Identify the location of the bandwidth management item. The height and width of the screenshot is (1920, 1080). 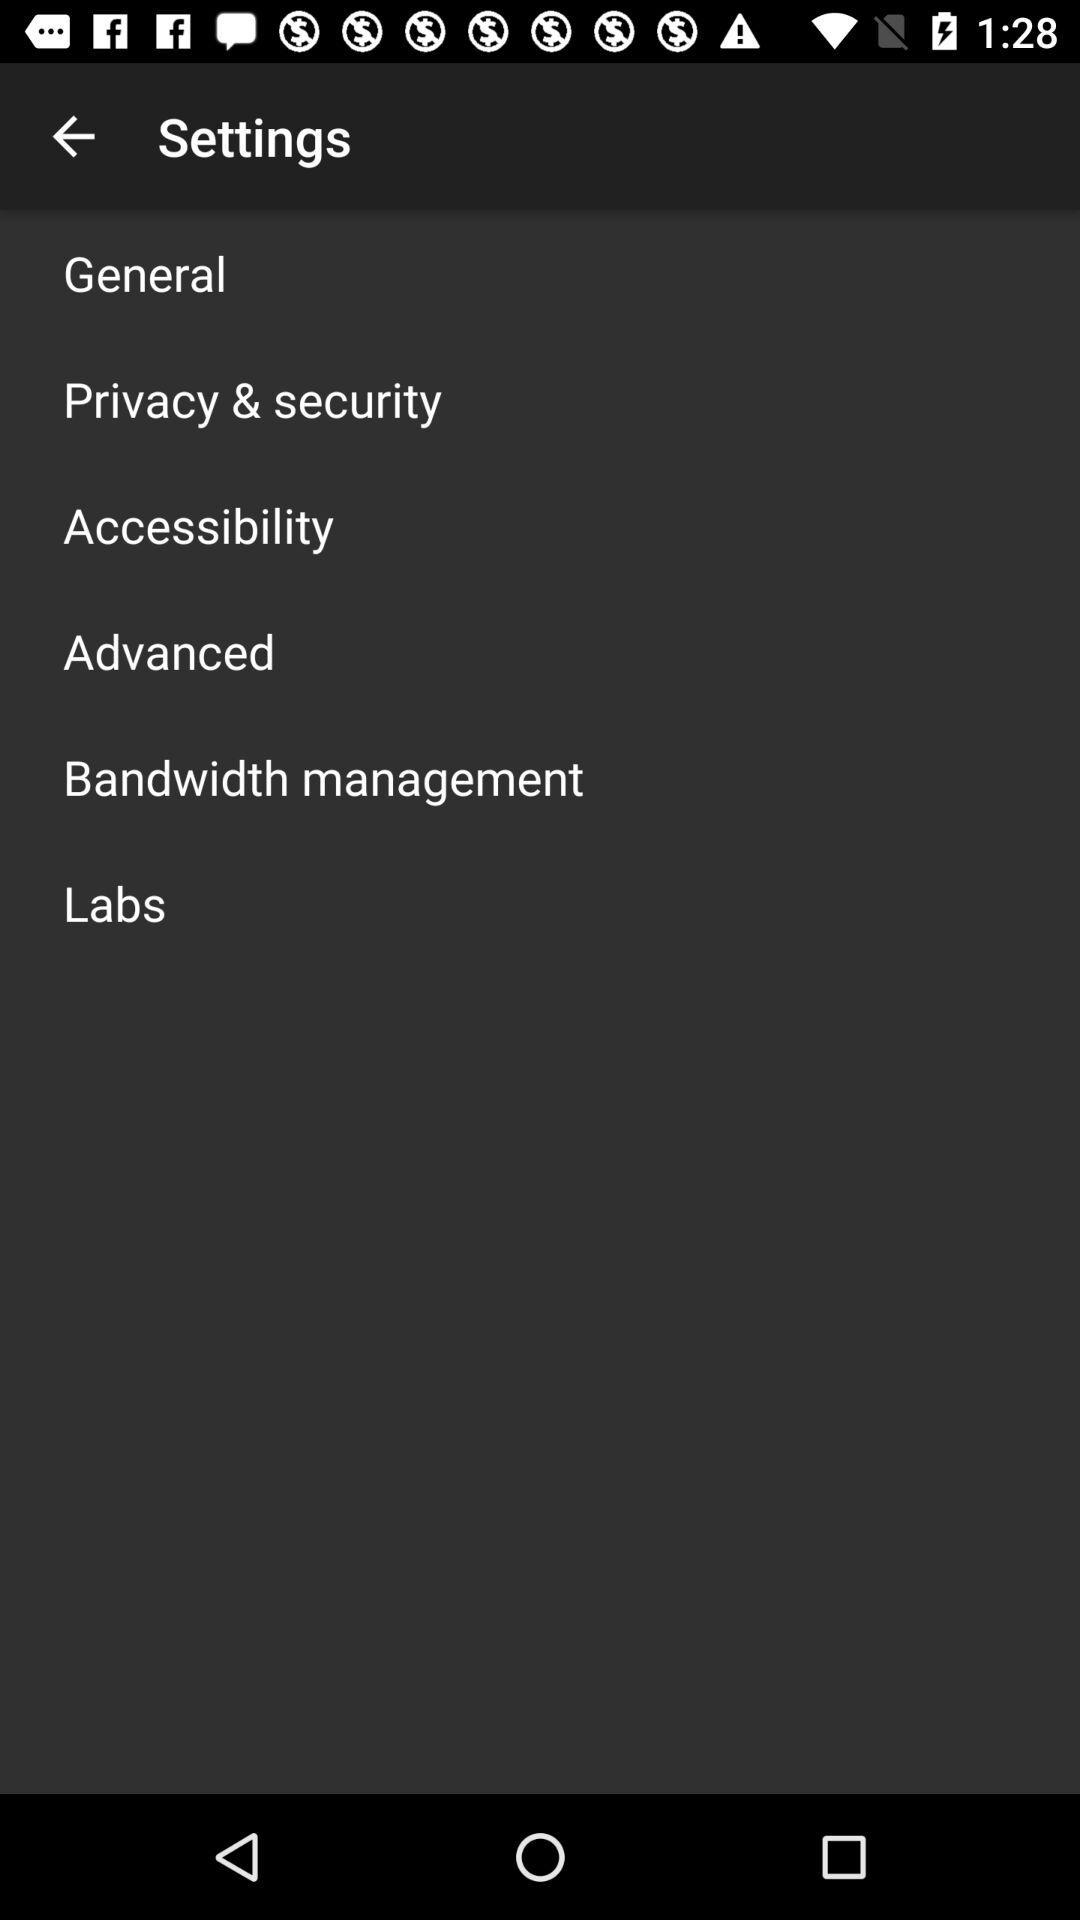
(322, 776).